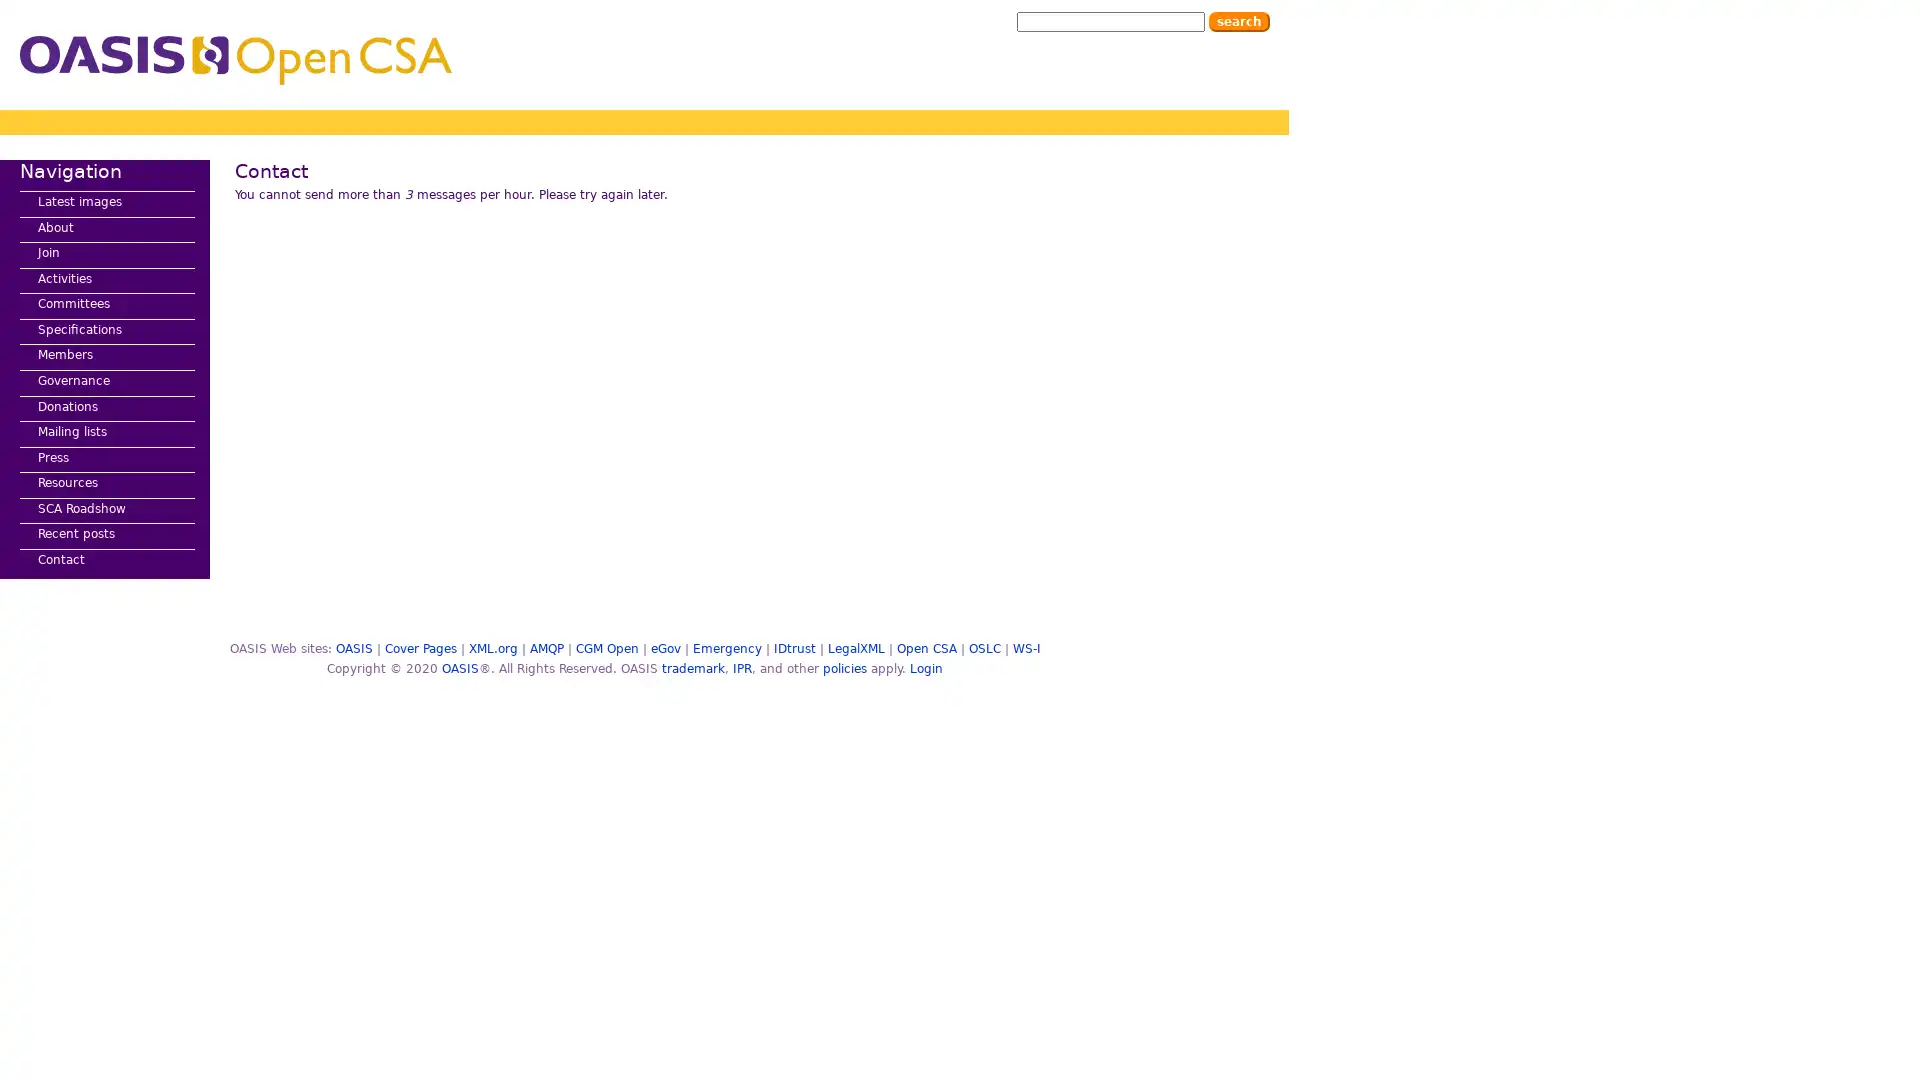 This screenshot has height=1080, width=1920. Describe the element at coordinates (1238, 22) in the screenshot. I see `Search` at that location.